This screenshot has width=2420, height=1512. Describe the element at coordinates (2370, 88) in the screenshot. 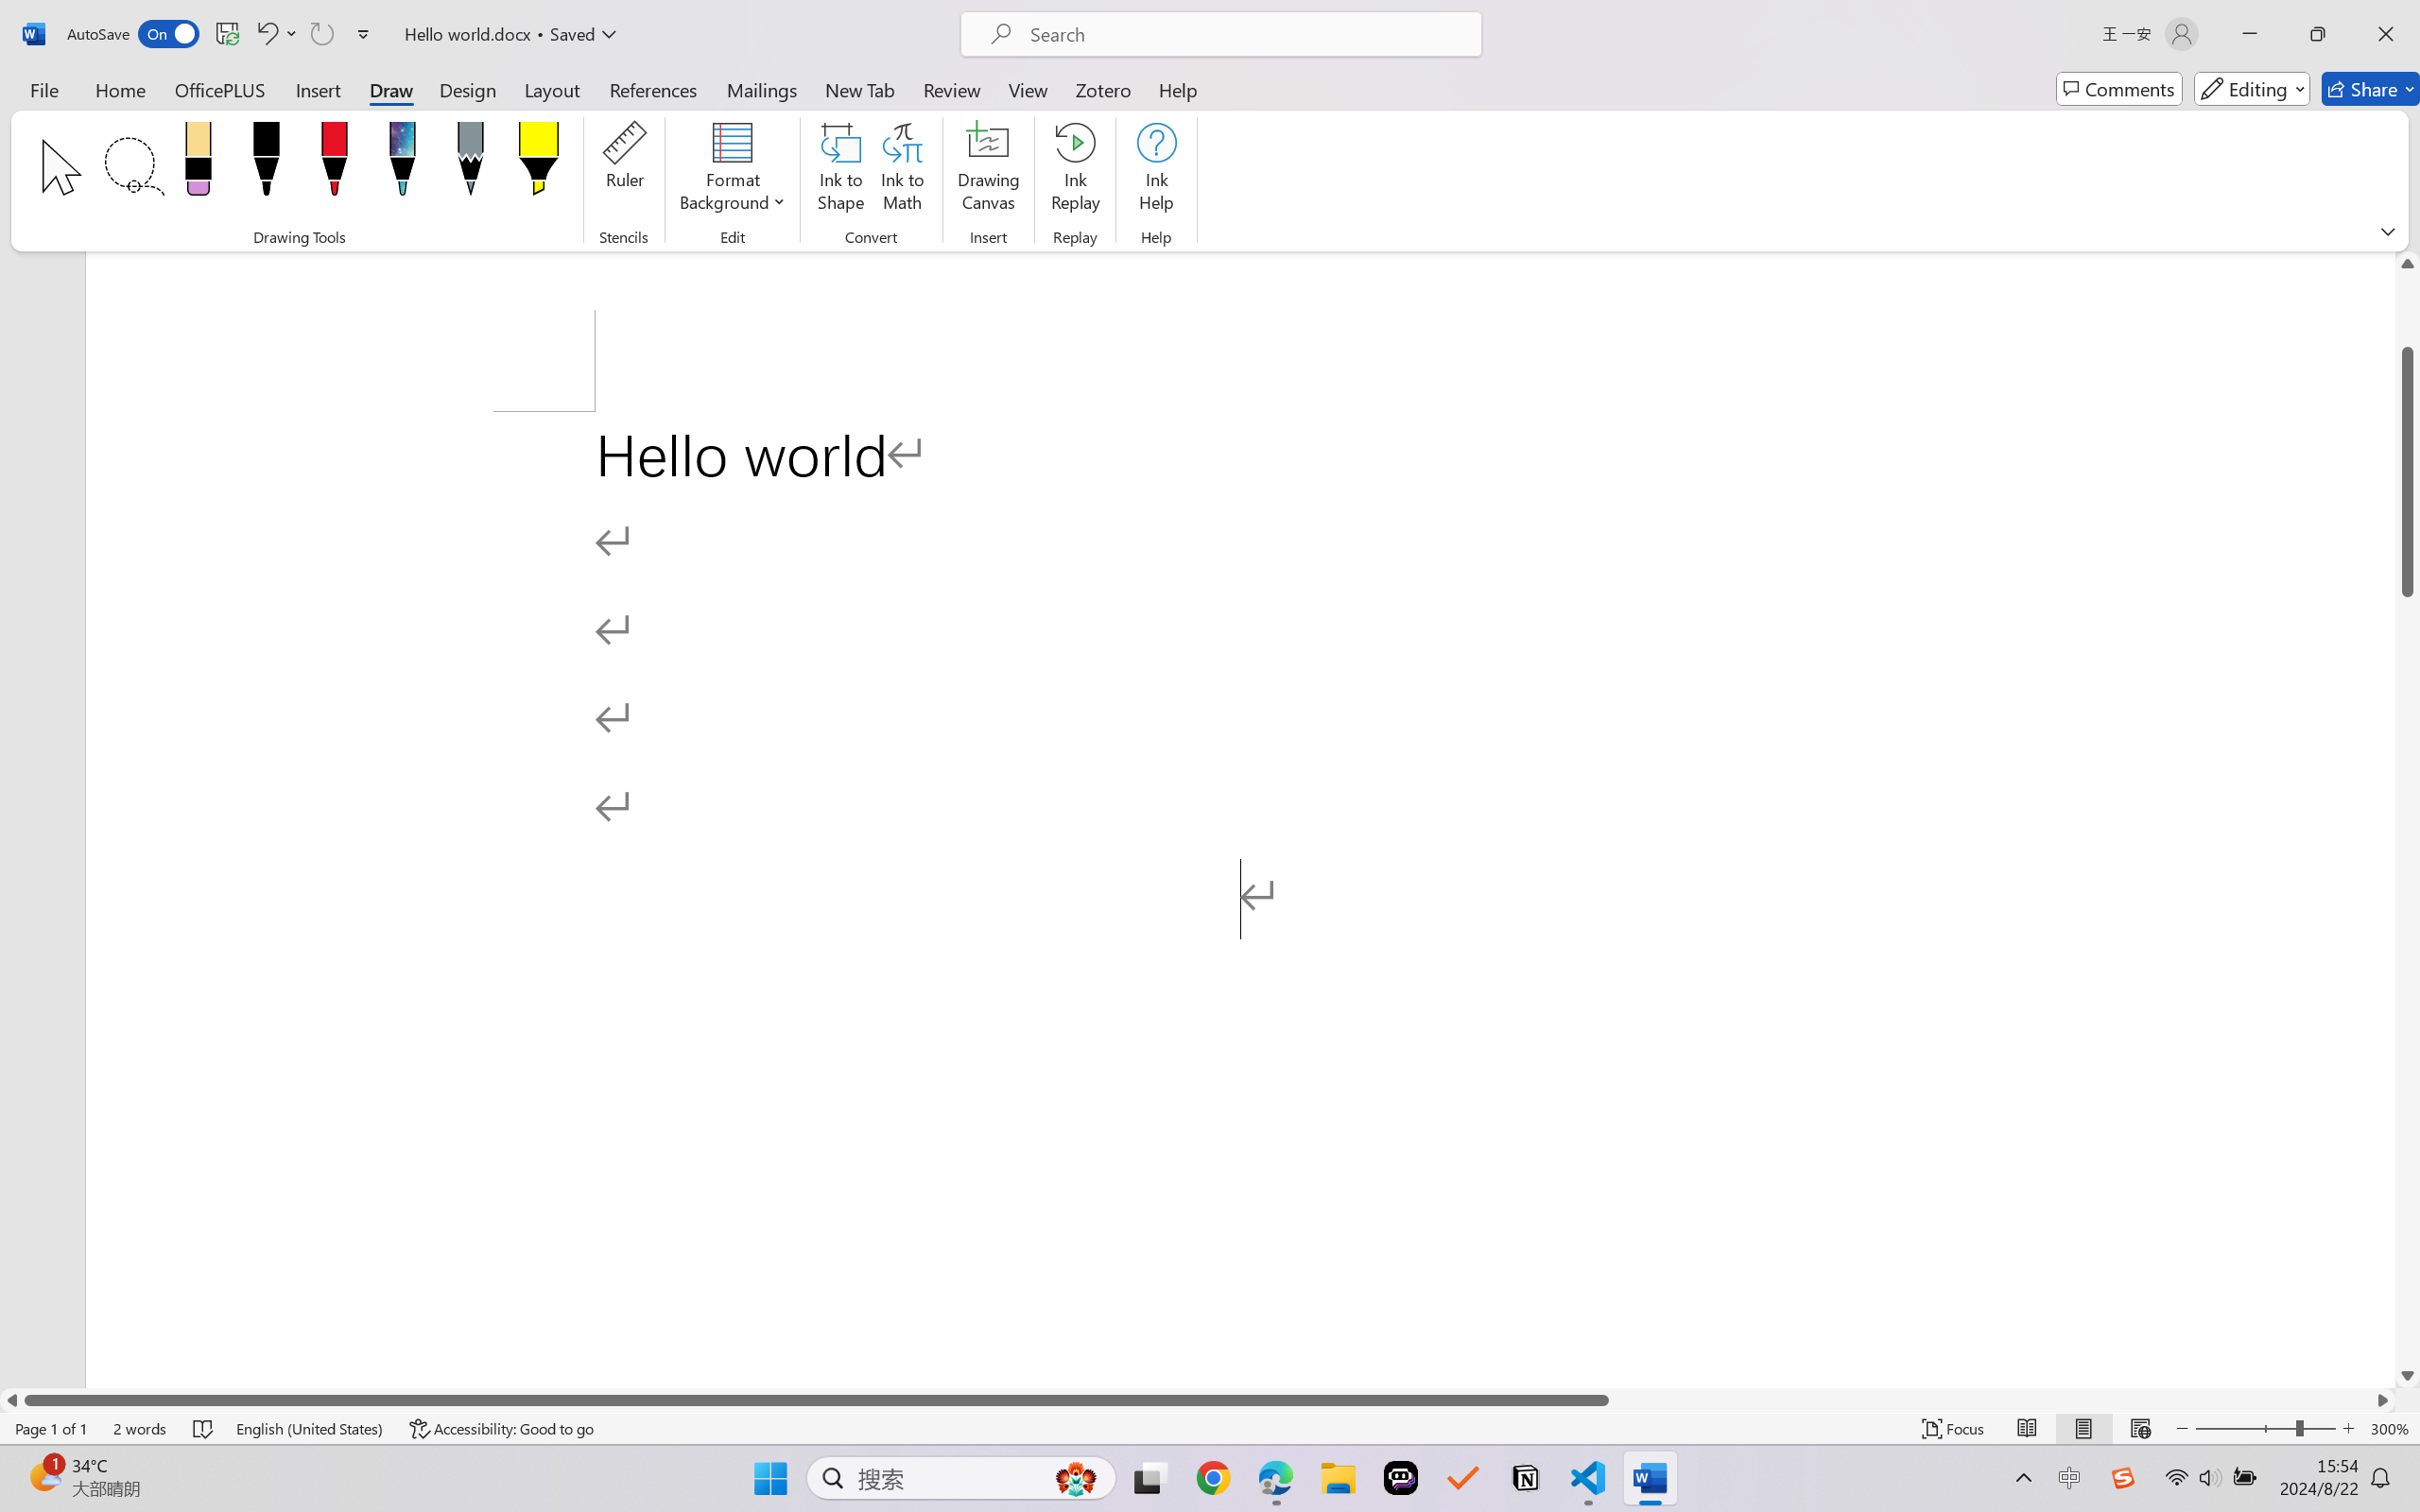

I see `'Share'` at that location.